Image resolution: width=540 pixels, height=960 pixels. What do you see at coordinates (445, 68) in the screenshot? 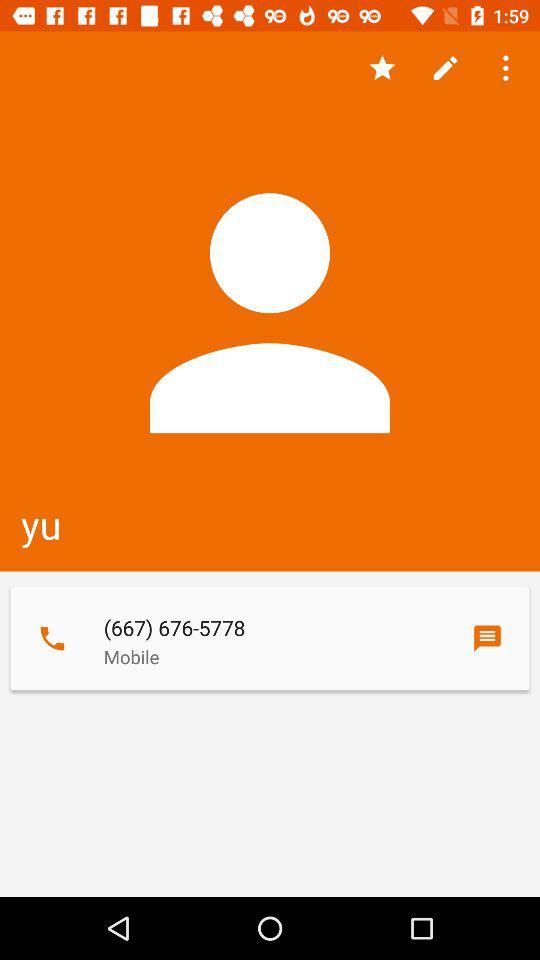
I see `the item above yu` at bounding box center [445, 68].